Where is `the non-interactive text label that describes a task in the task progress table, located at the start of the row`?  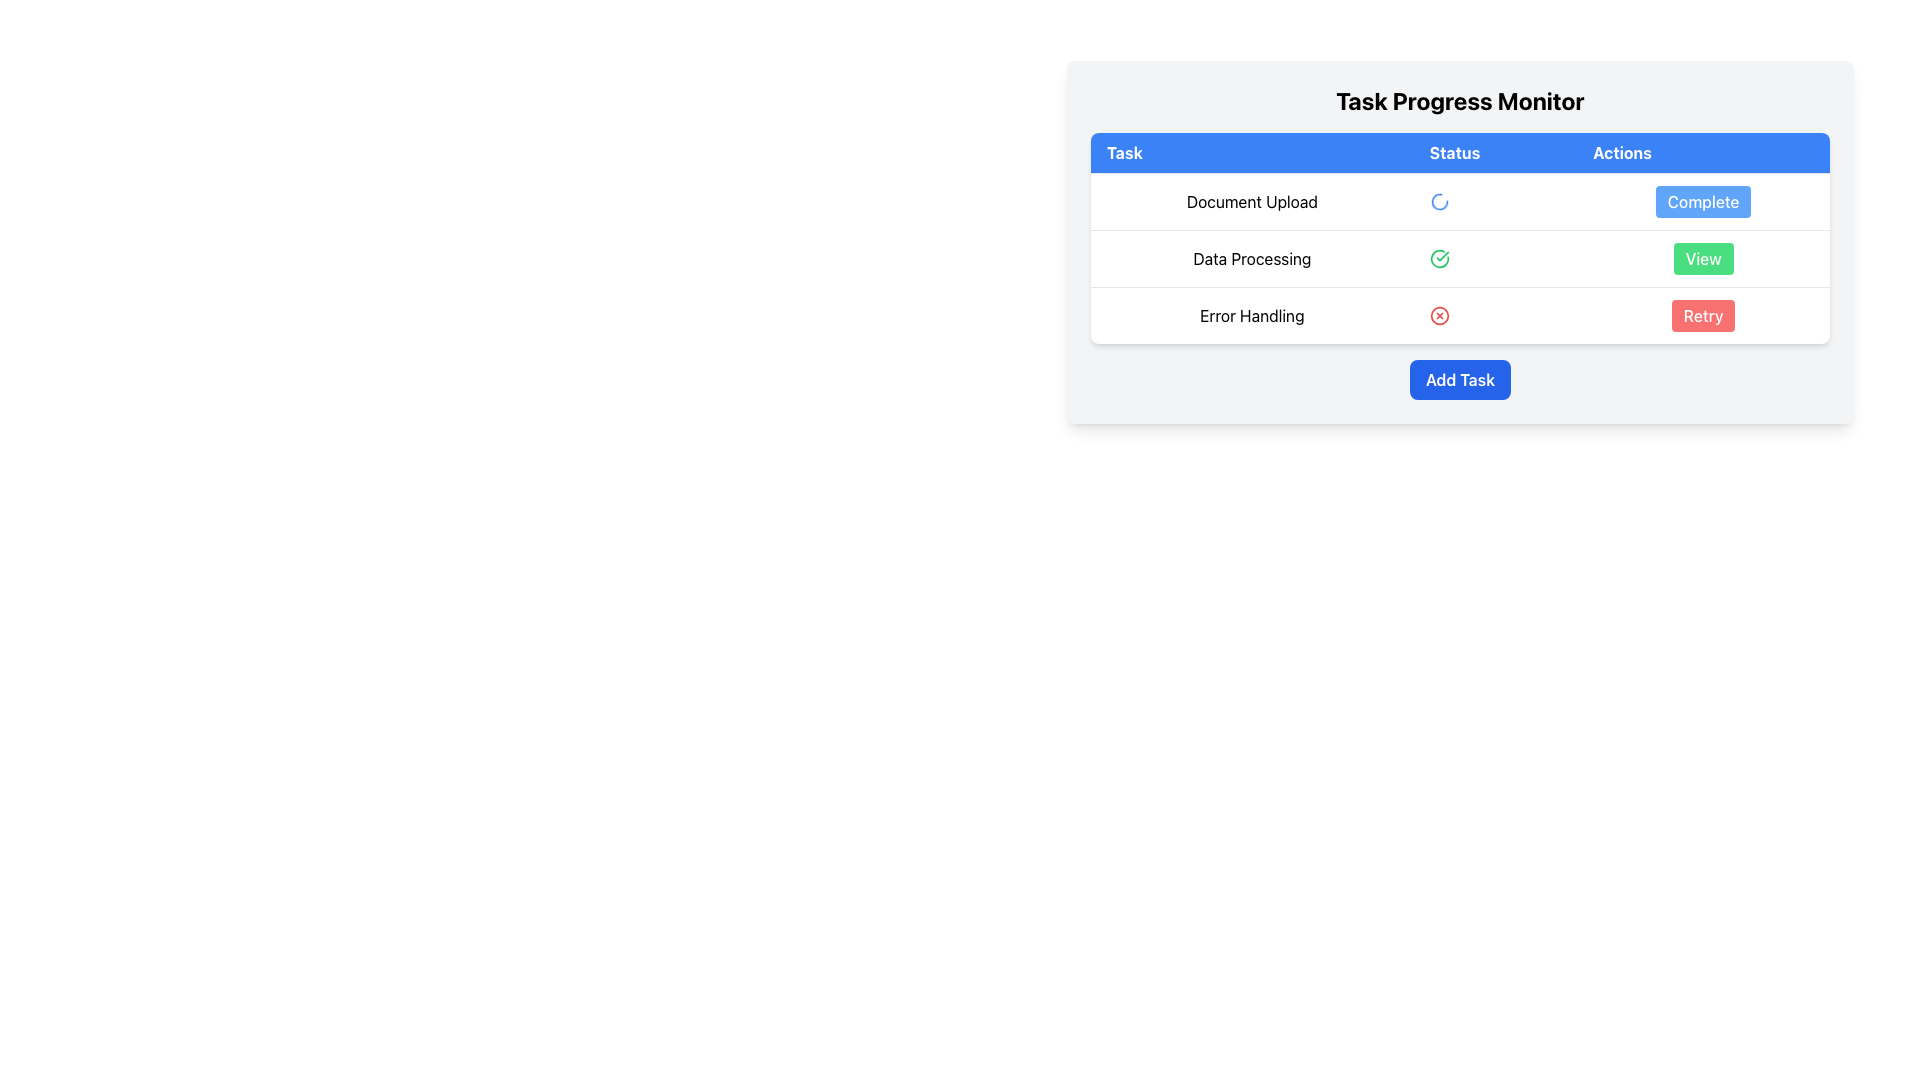 the non-interactive text label that describes a task in the task progress table, located at the start of the row is located at coordinates (1251, 315).